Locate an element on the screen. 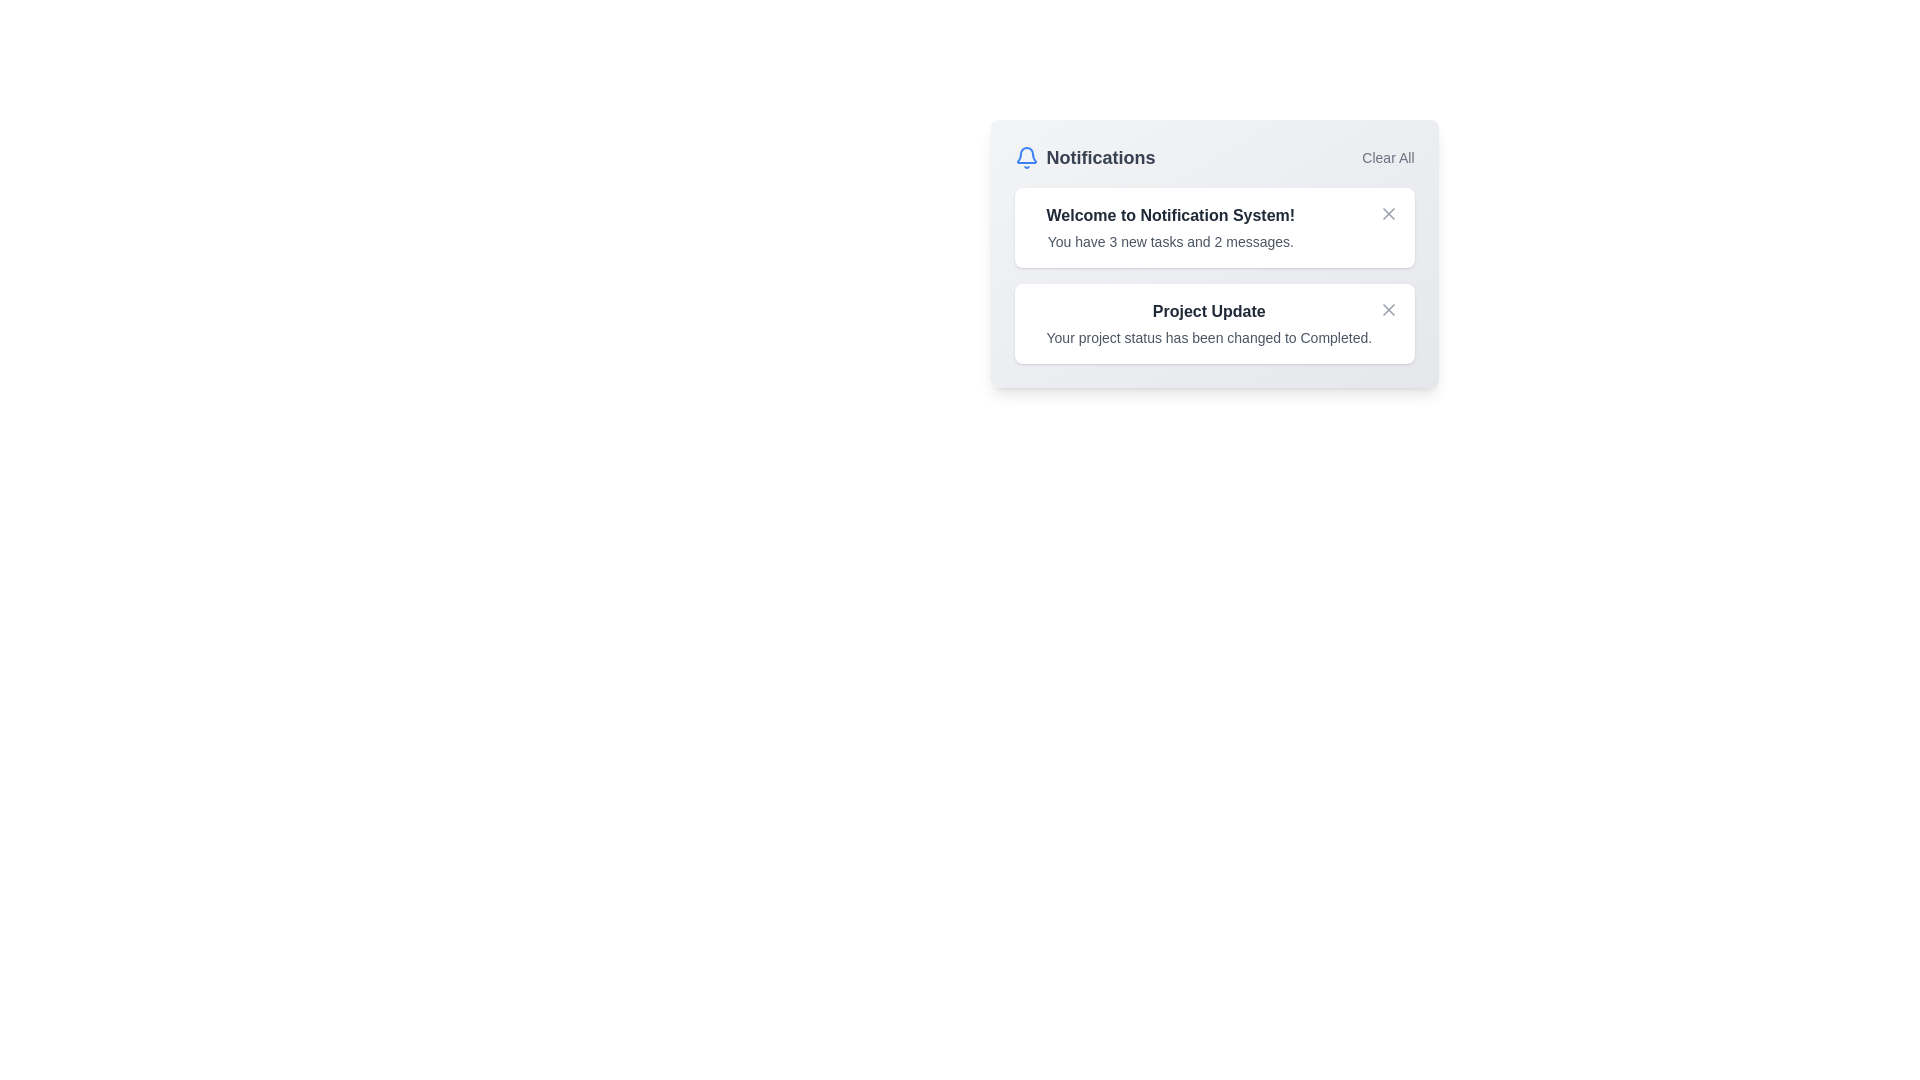  the Text Block element is located at coordinates (1170, 216).